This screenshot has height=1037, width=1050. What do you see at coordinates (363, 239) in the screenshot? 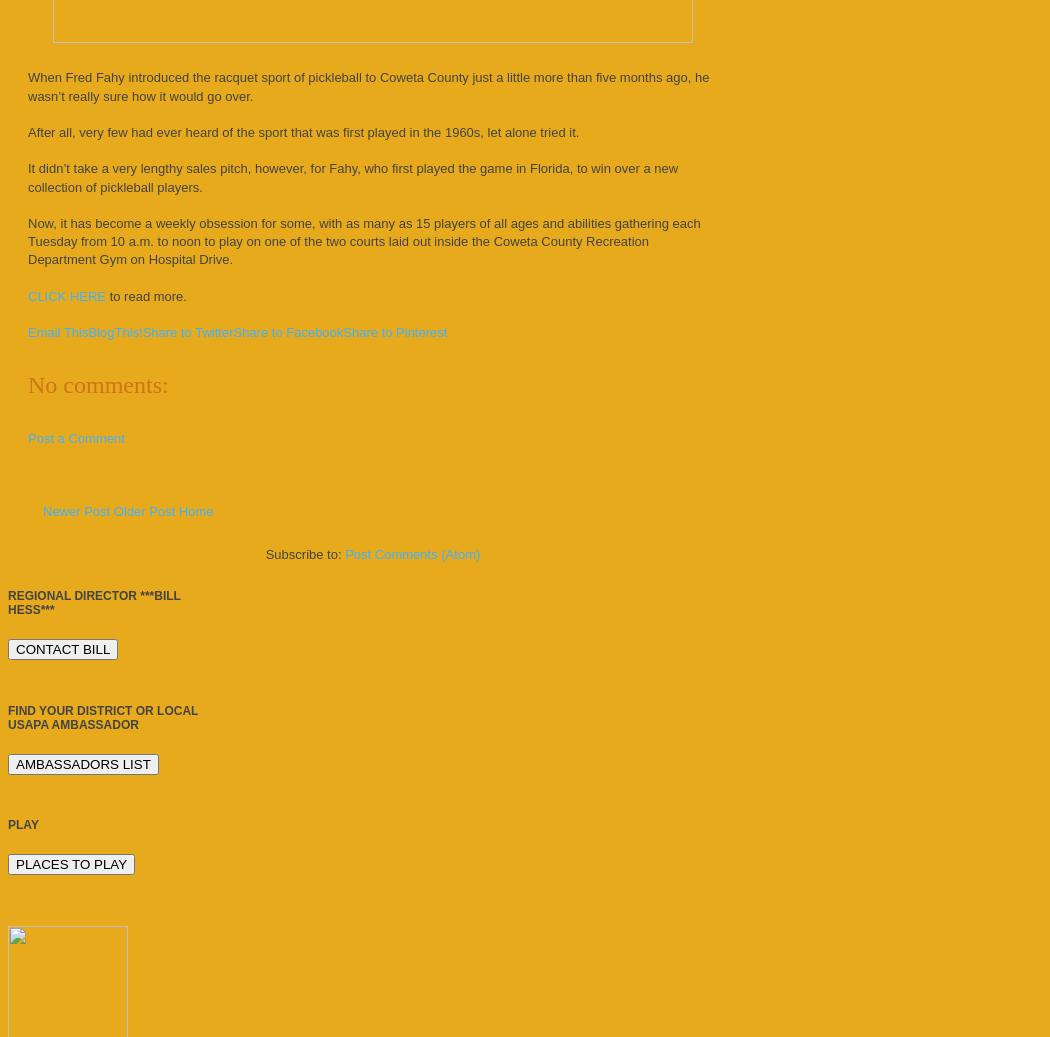
I see `'Now, it has become a weekly obsession for some, with as many as 15 players of all ages and abilities gathering each Tuesday from 10 a.m. to noon to play on one of the two courts laid out inside the Coweta County Recreation Department Gym on Hospital Drive.'` at bounding box center [363, 239].